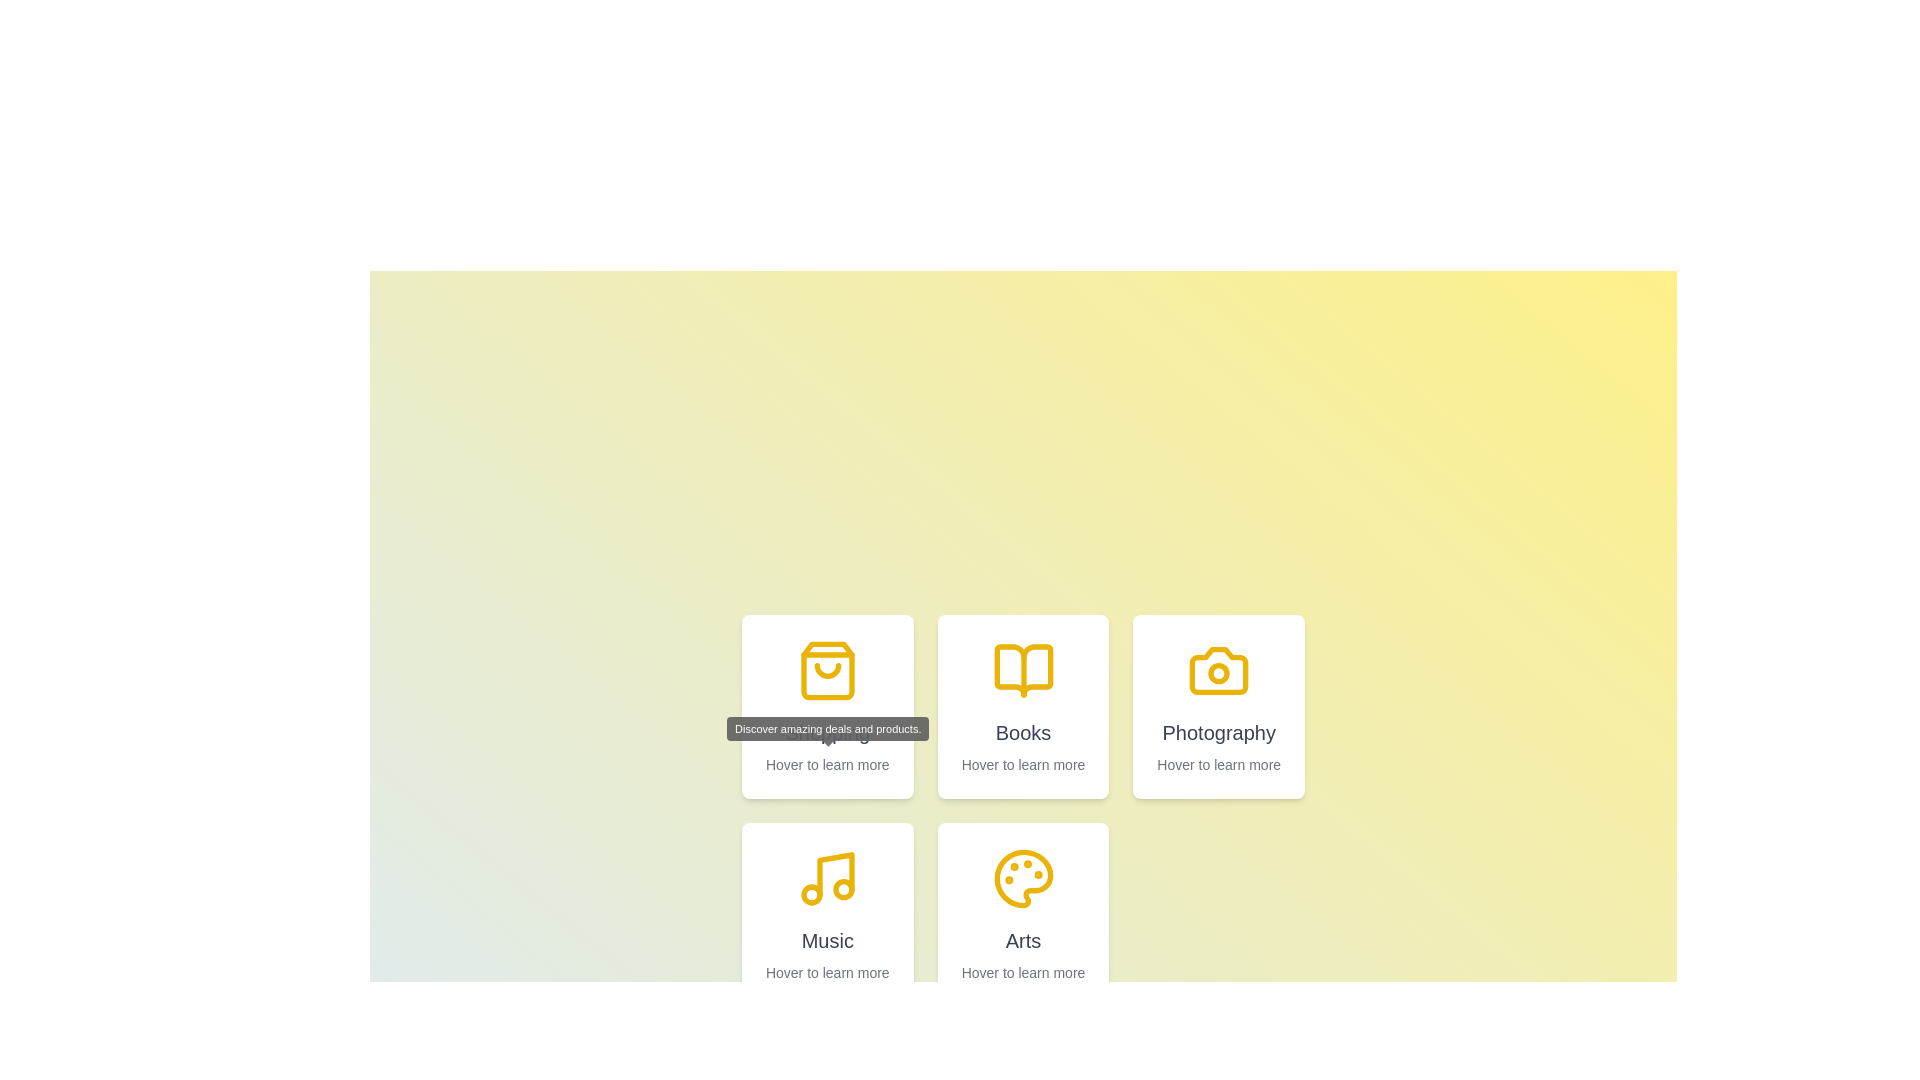 The image size is (1920, 1080). Describe the element at coordinates (827, 764) in the screenshot. I see `the text label that reads 'Hover to learn more', which is located below the 'Shopping' heading in a white box with rounded corners` at that location.